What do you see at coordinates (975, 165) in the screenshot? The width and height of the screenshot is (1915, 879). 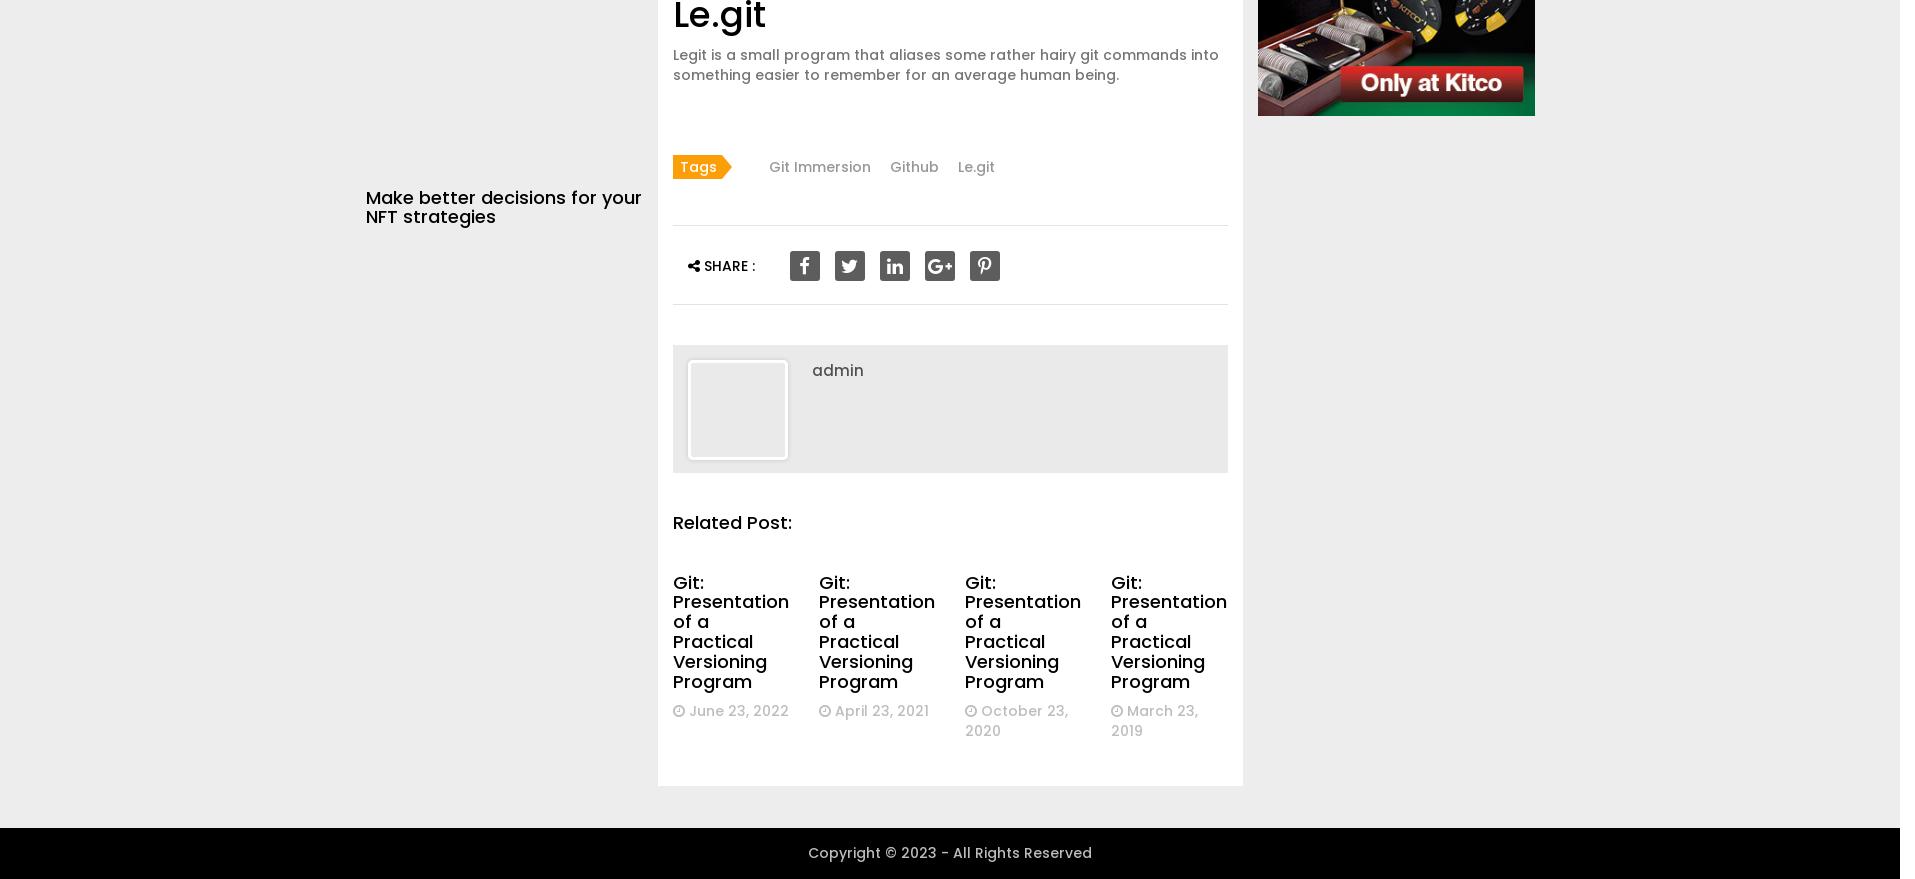 I see `'Le.git'` at bounding box center [975, 165].